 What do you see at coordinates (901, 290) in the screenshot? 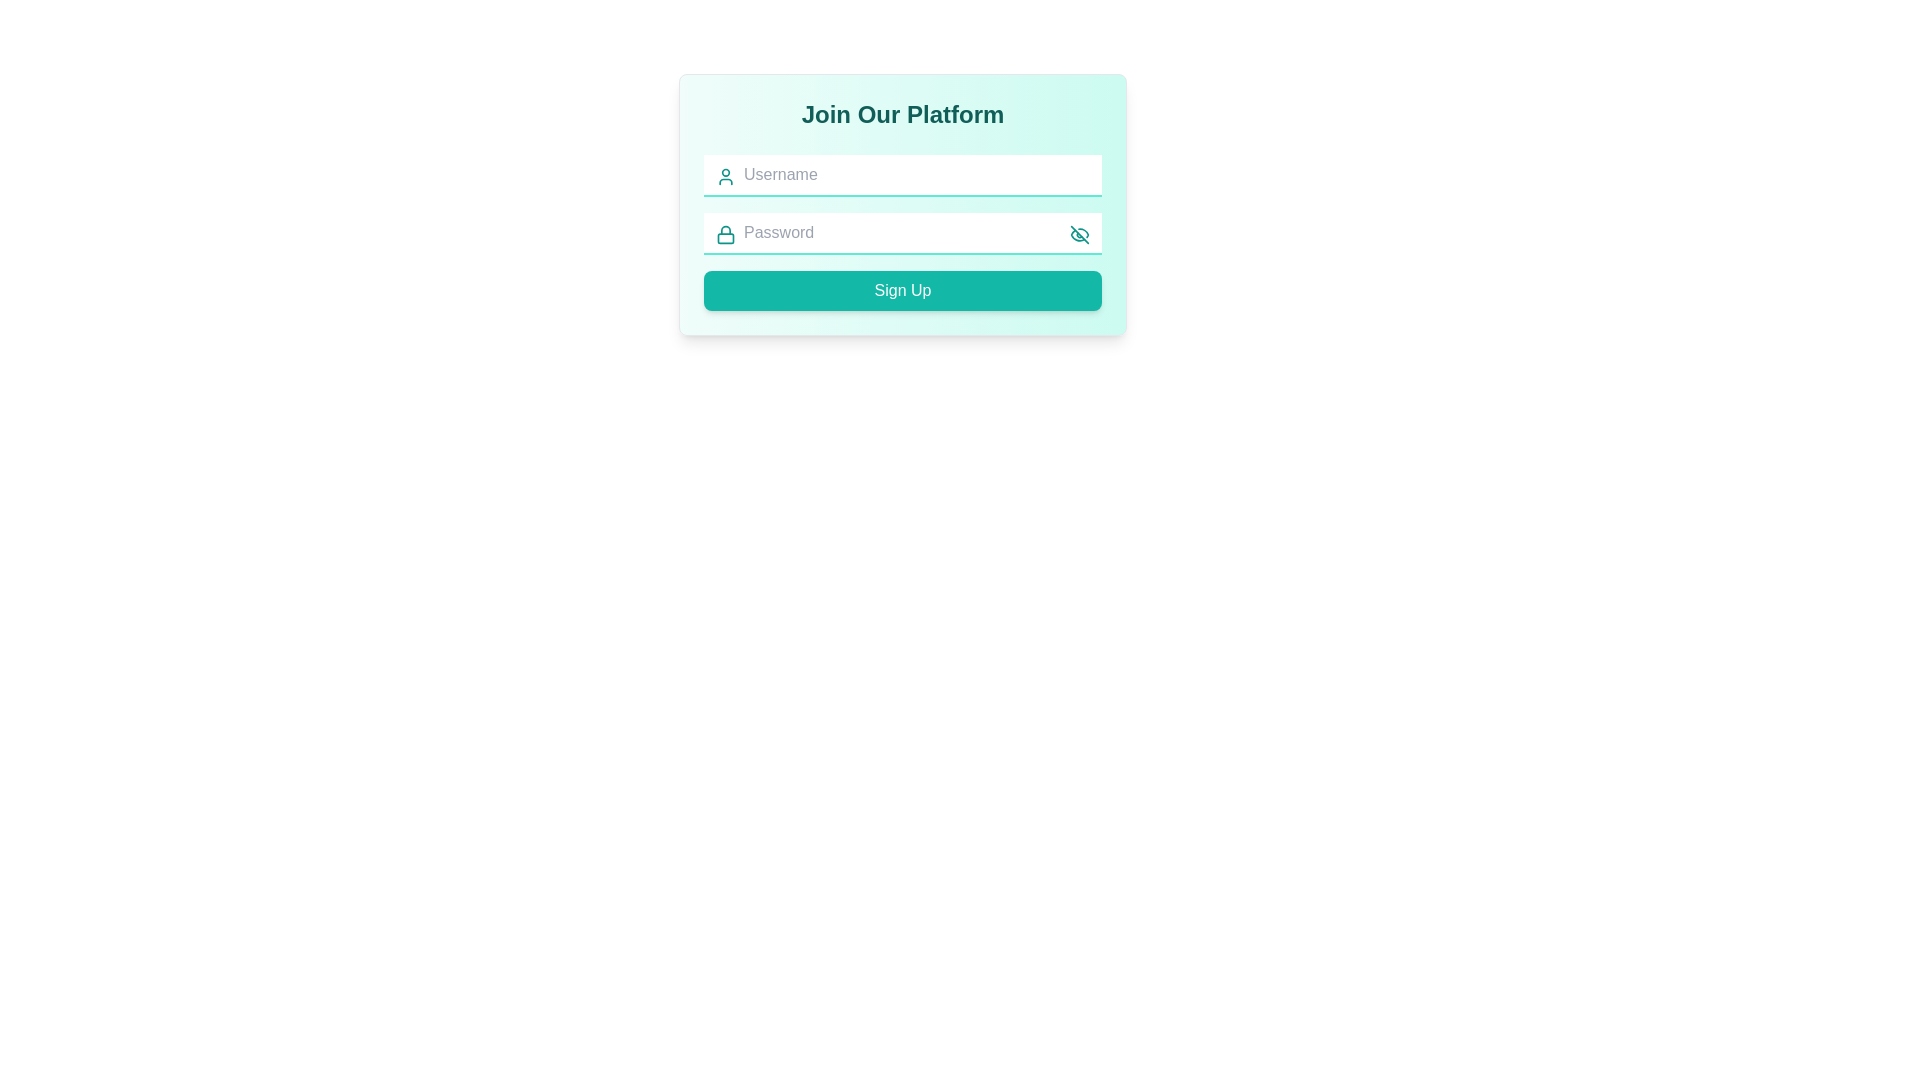
I see `the 'Sign Up' button, which has a teal background, white text, rounded corners, and a soft shadow` at bounding box center [901, 290].